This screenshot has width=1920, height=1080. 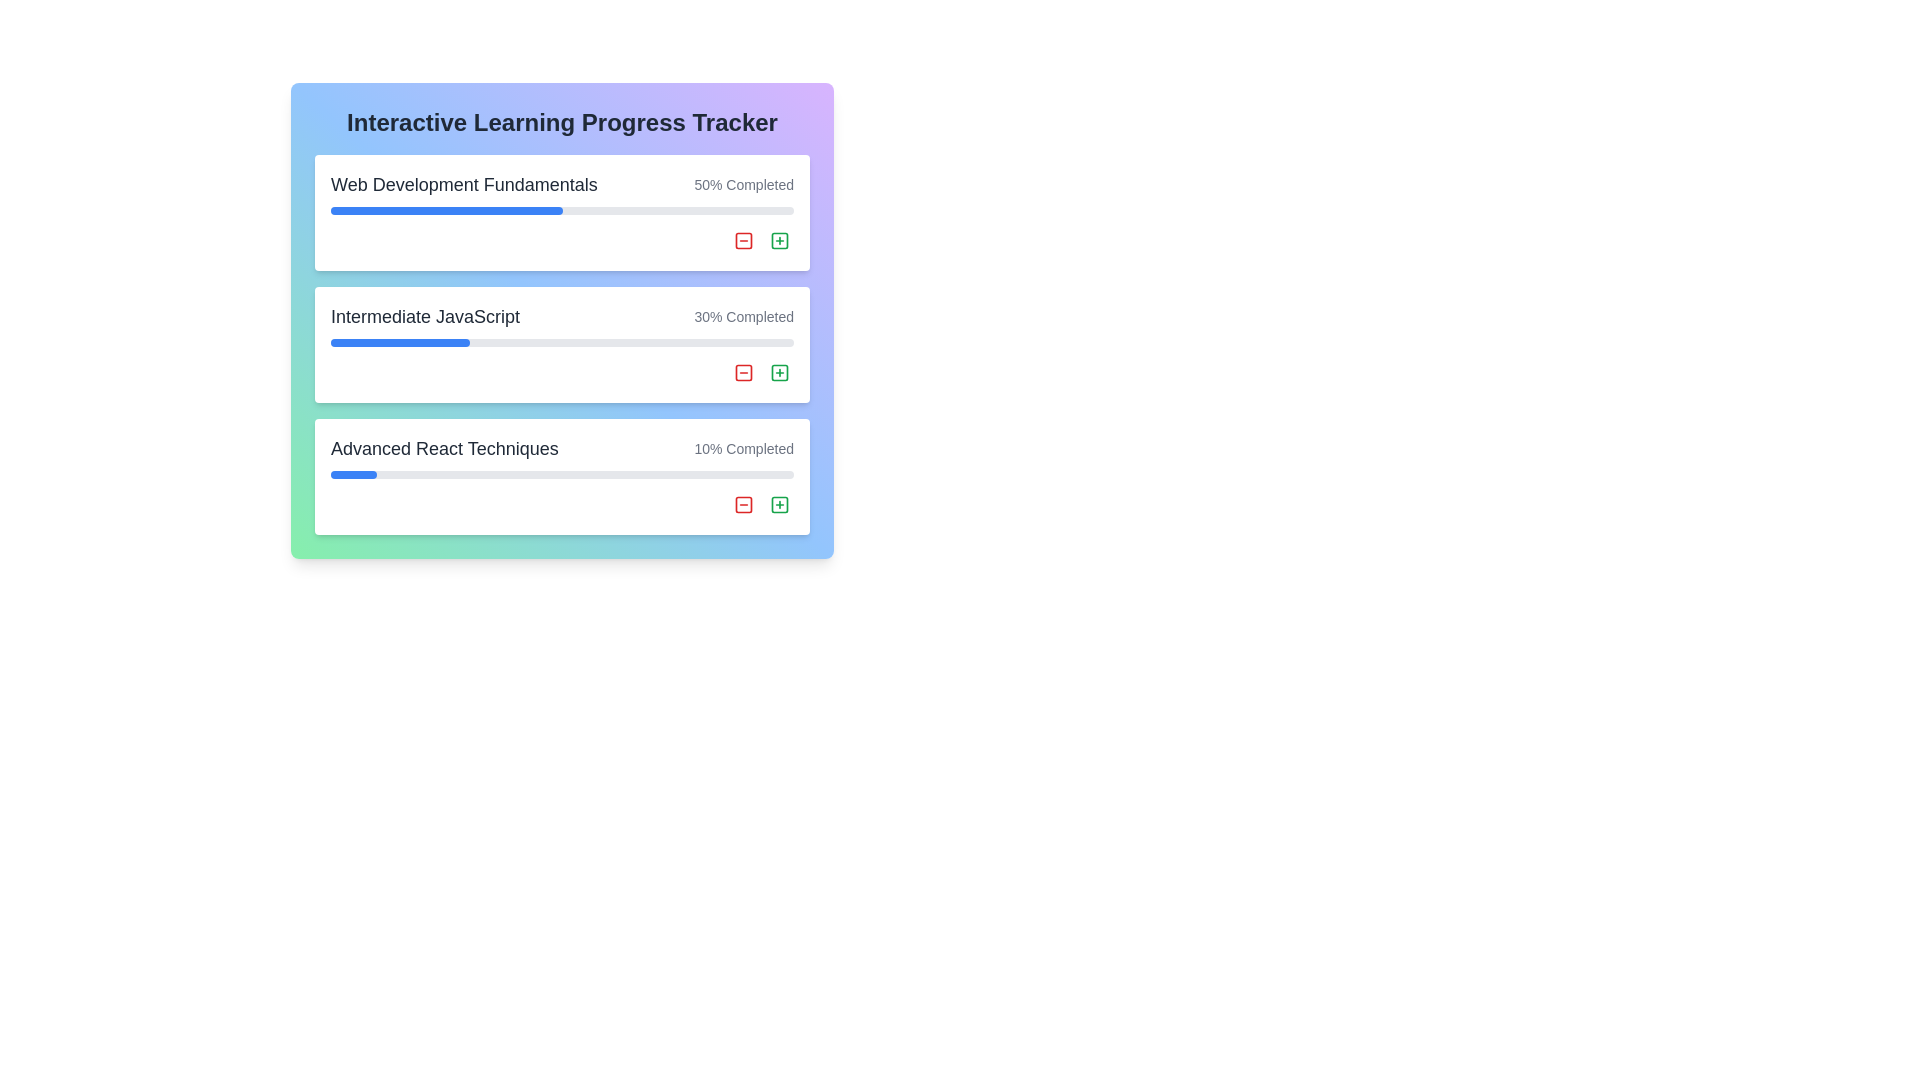 What do you see at coordinates (778, 504) in the screenshot?
I see `the button located in the bottom-right section of the 'Advanced React Techniques' course card to observe the hover effect` at bounding box center [778, 504].